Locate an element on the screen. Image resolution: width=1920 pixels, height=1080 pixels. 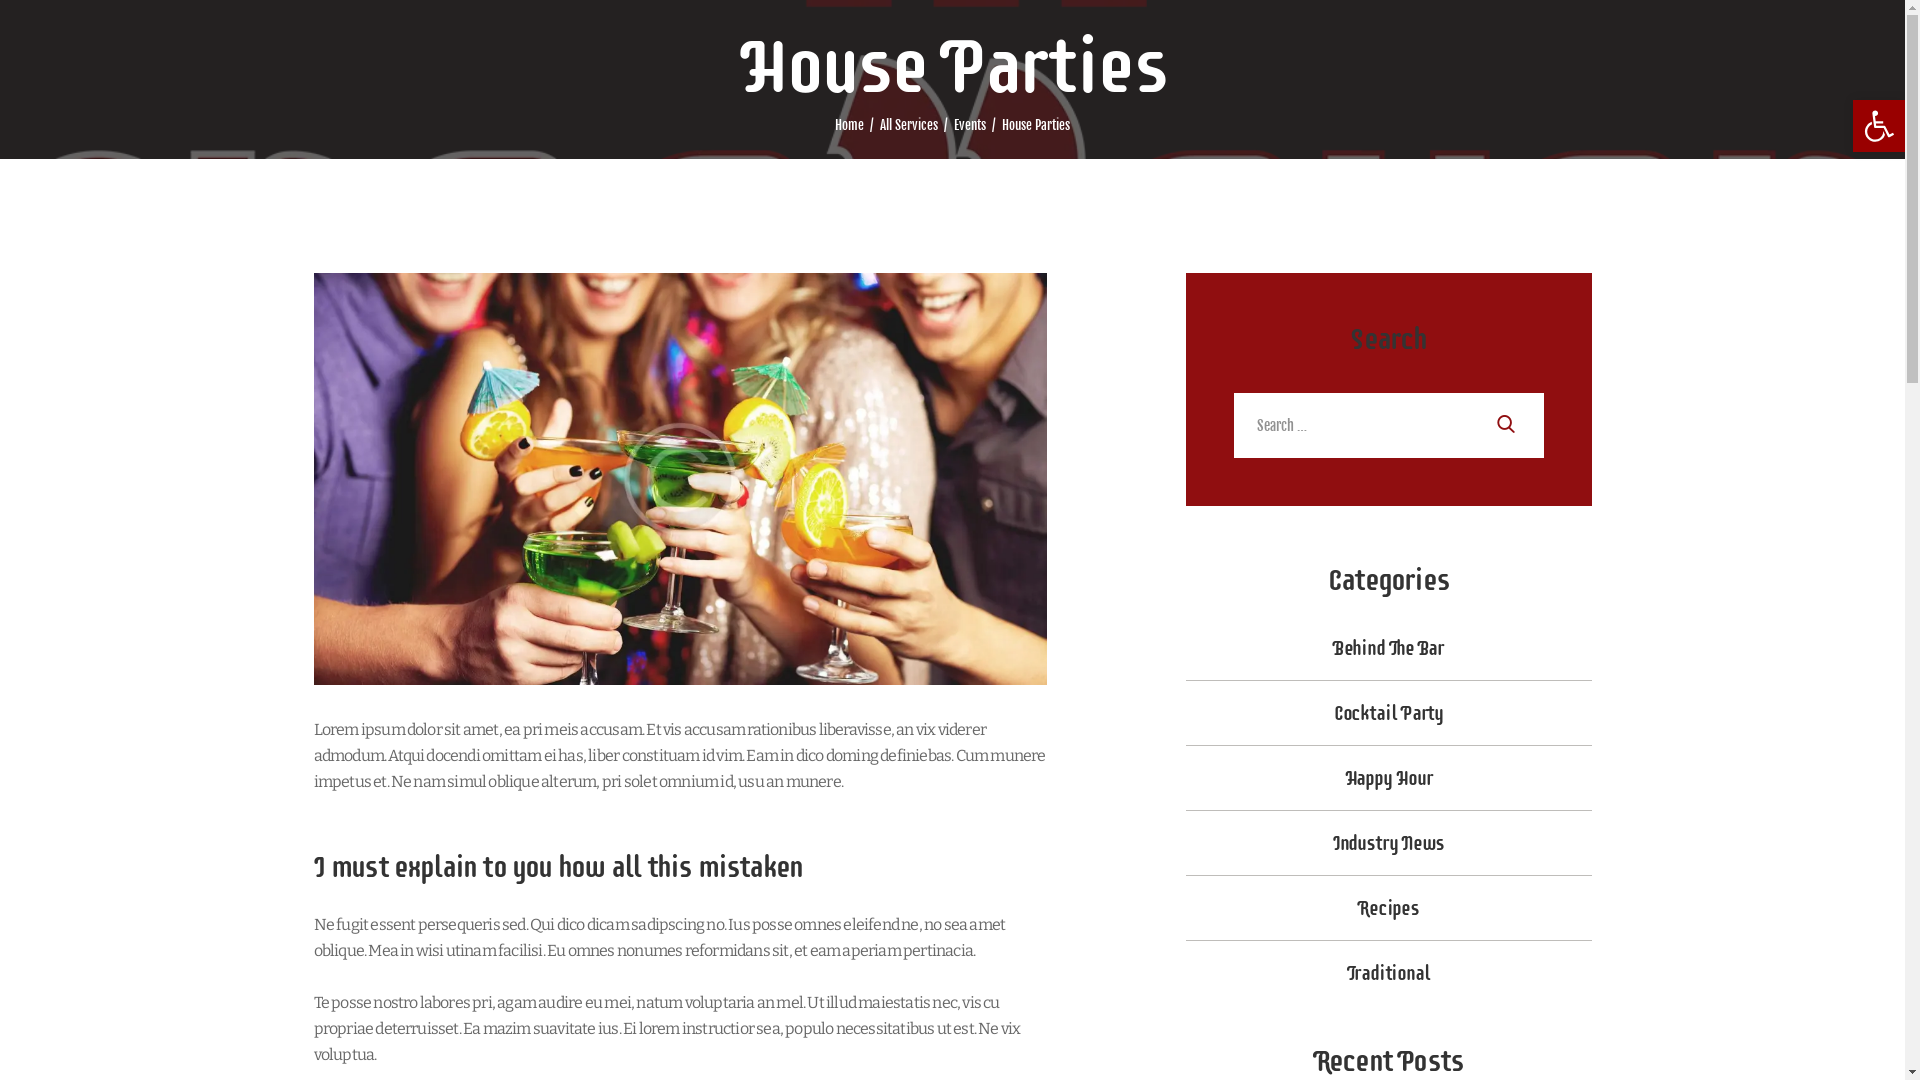
'Events' is located at coordinates (969, 125).